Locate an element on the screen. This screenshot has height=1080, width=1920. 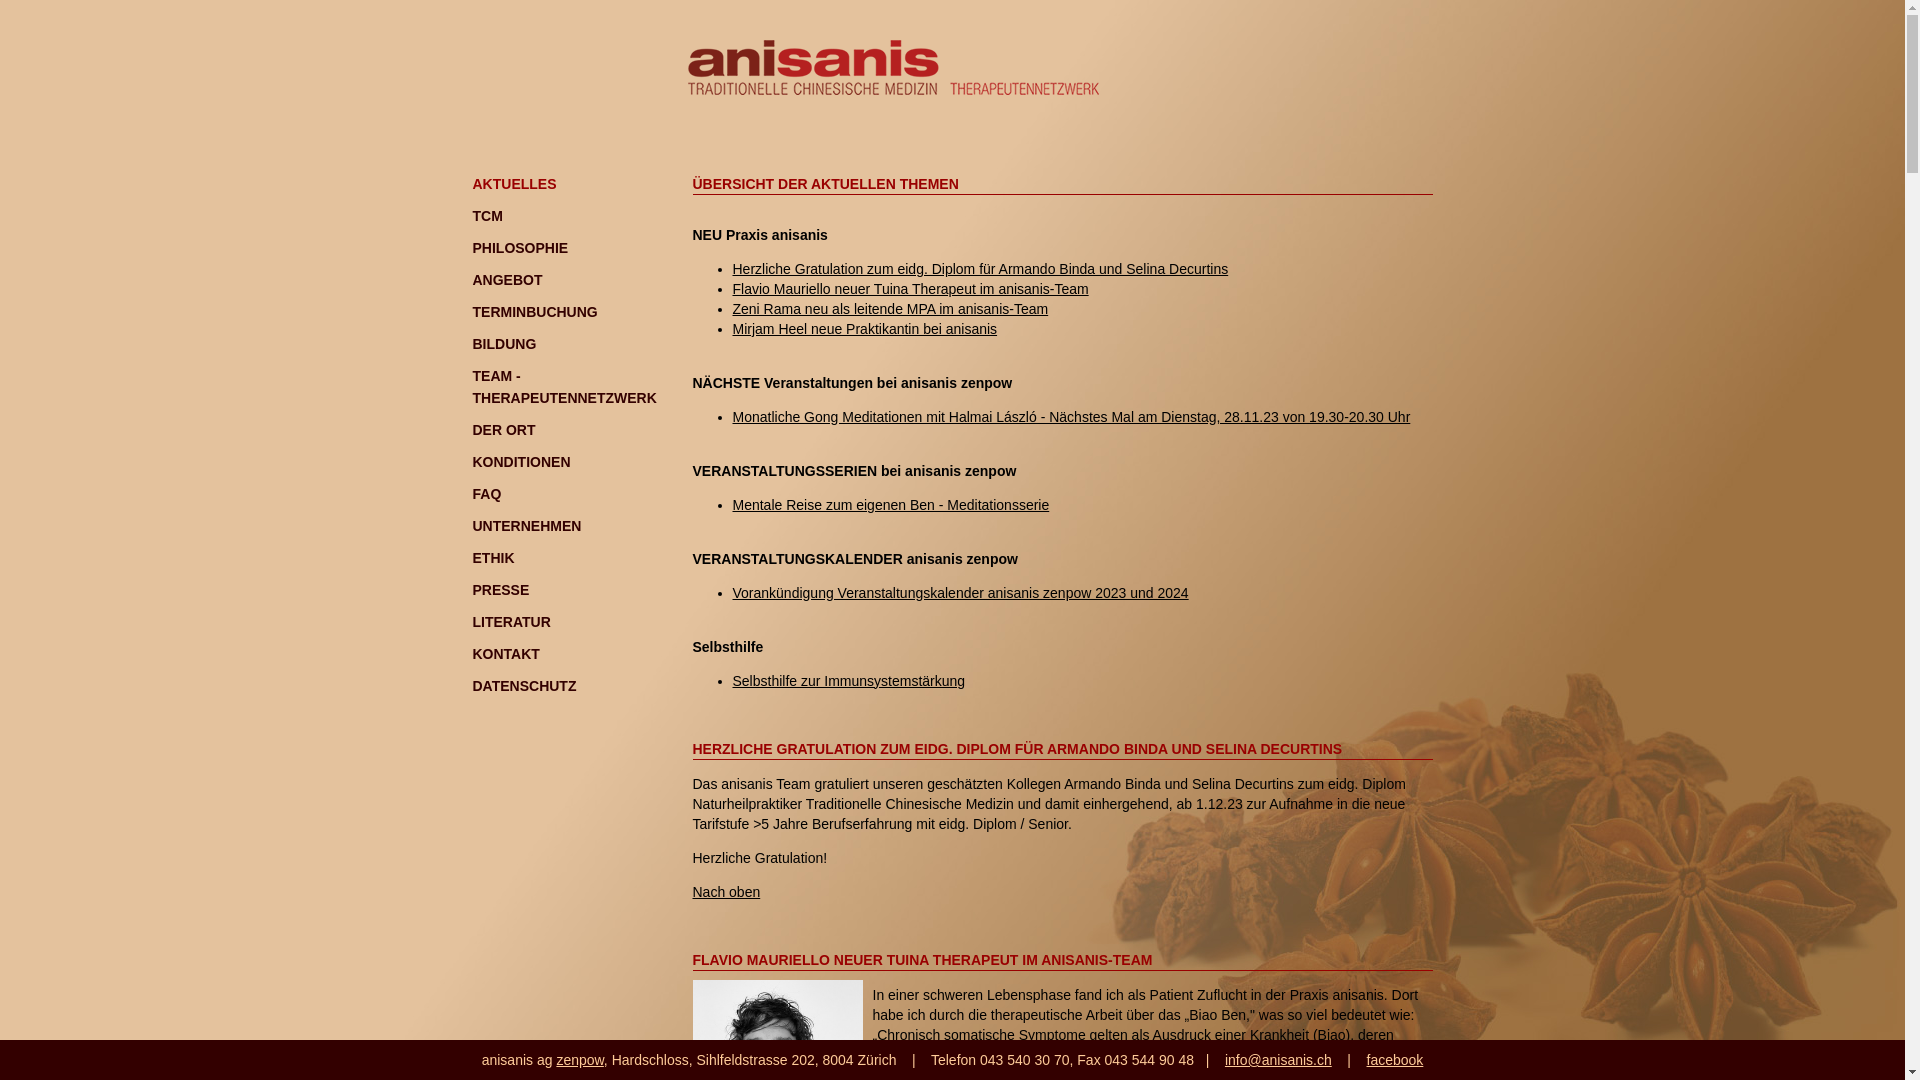
'ANGEBOT' is located at coordinates (507, 280).